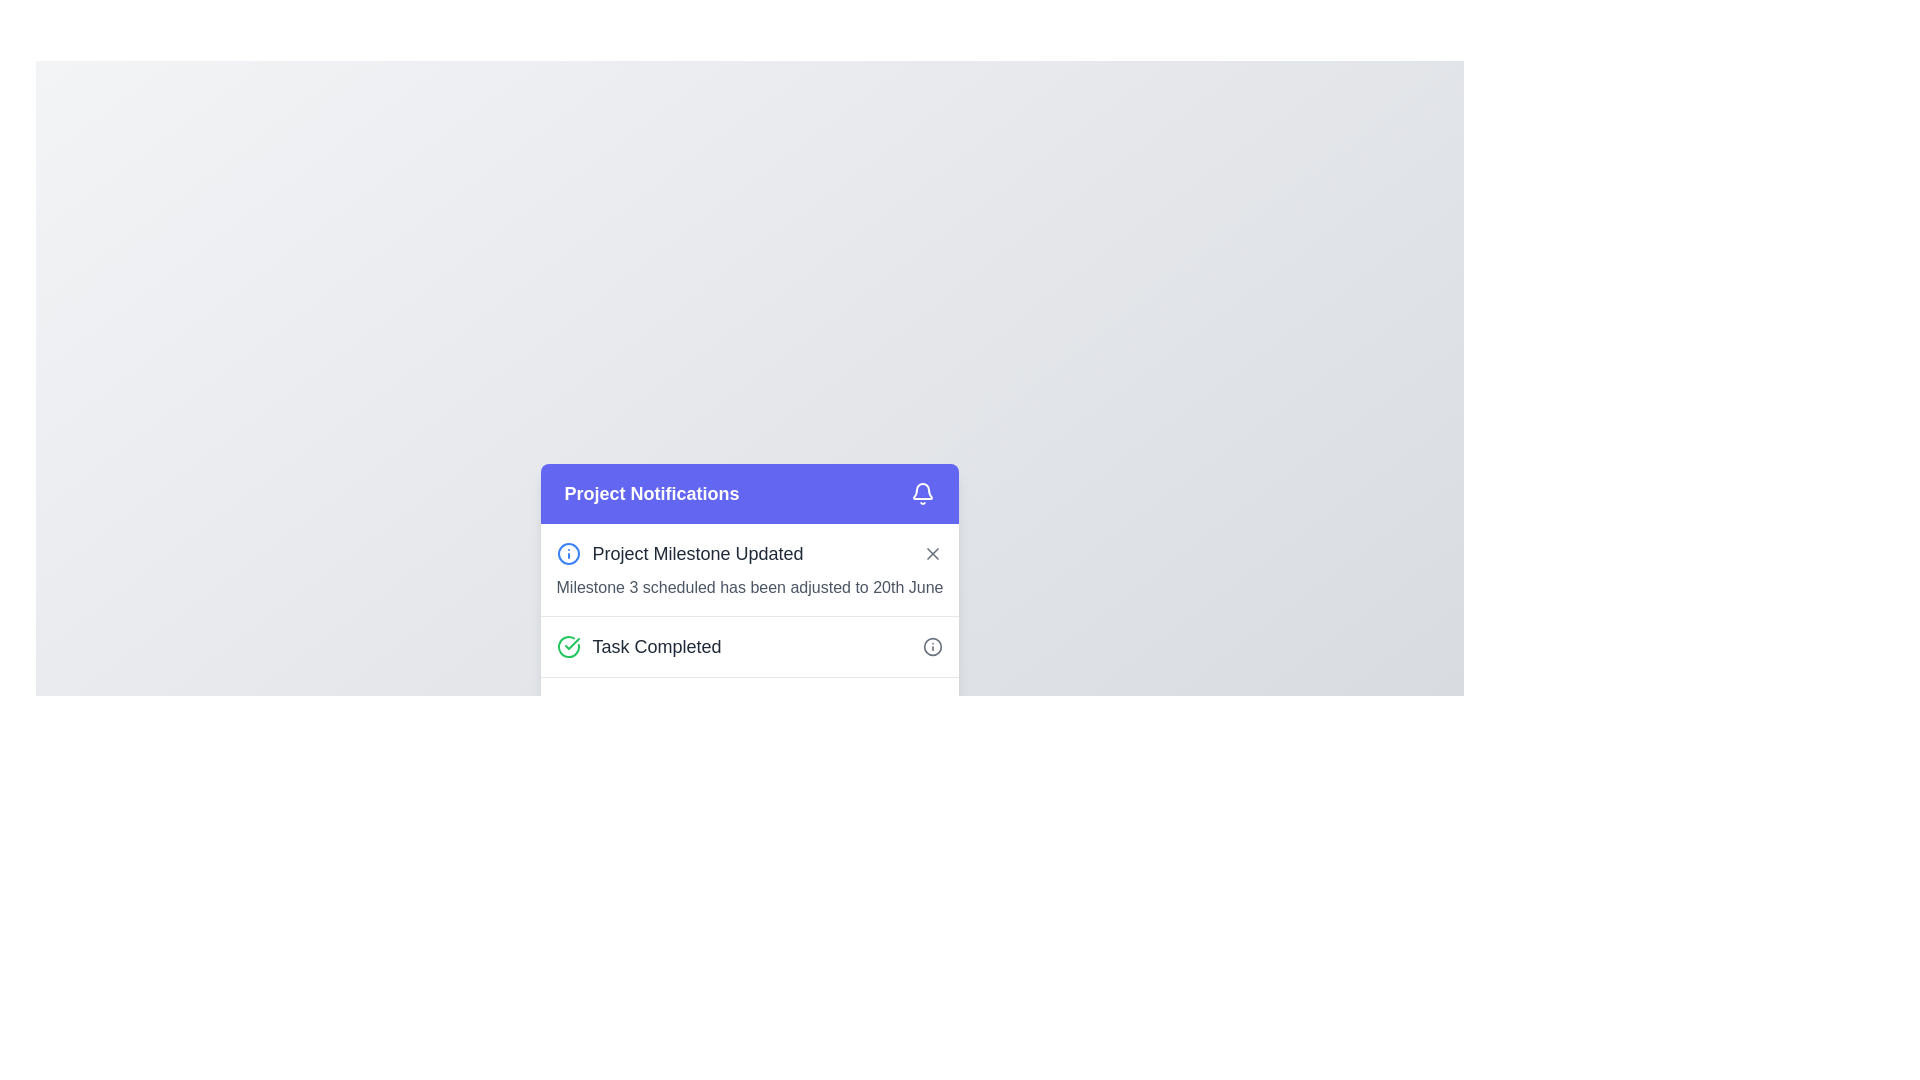 Image resolution: width=1920 pixels, height=1080 pixels. What do you see at coordinates (570, 644) in the screenshot?
I see `the checkmark in a circle icon component, which is part of the SVG icon indicating 'Task Completed' in the second notification item` at bounding box center [570, 644].